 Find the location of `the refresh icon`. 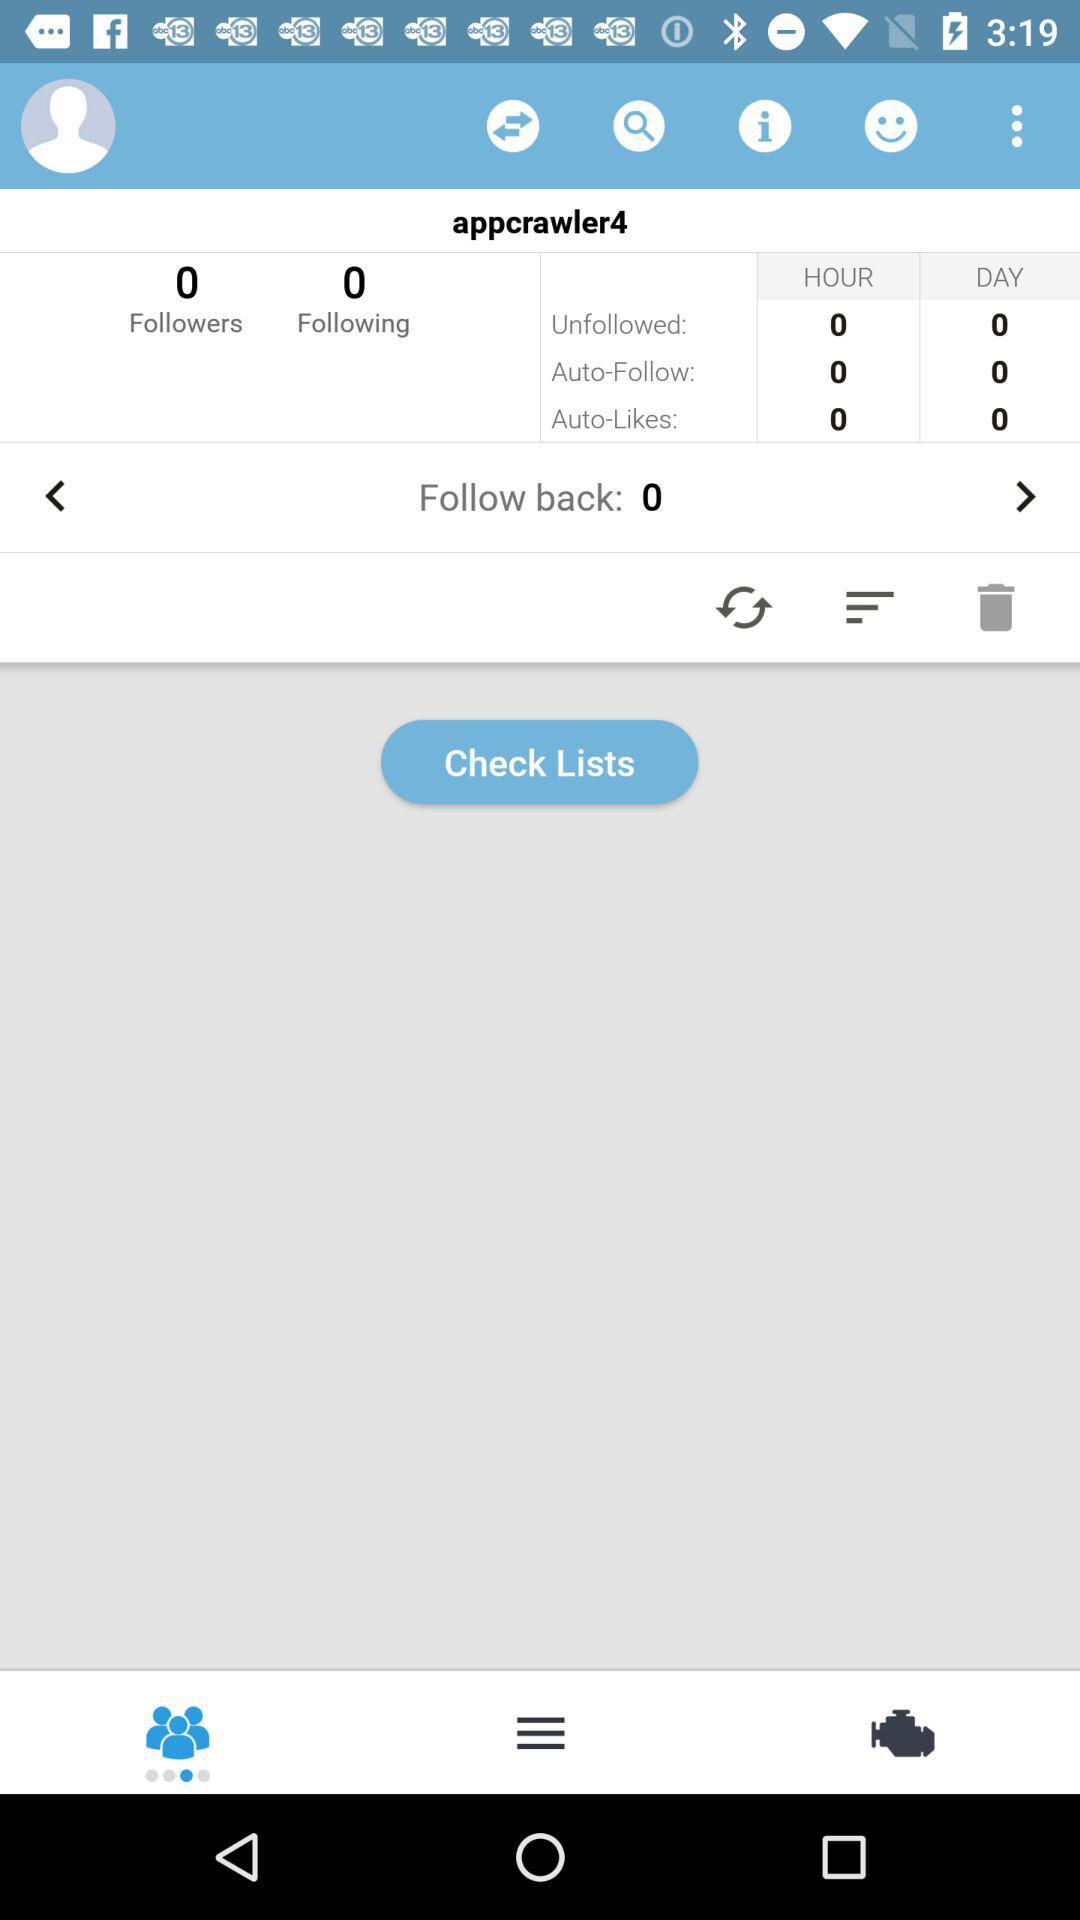

the refresh icon is located at coordinates (744, 606).